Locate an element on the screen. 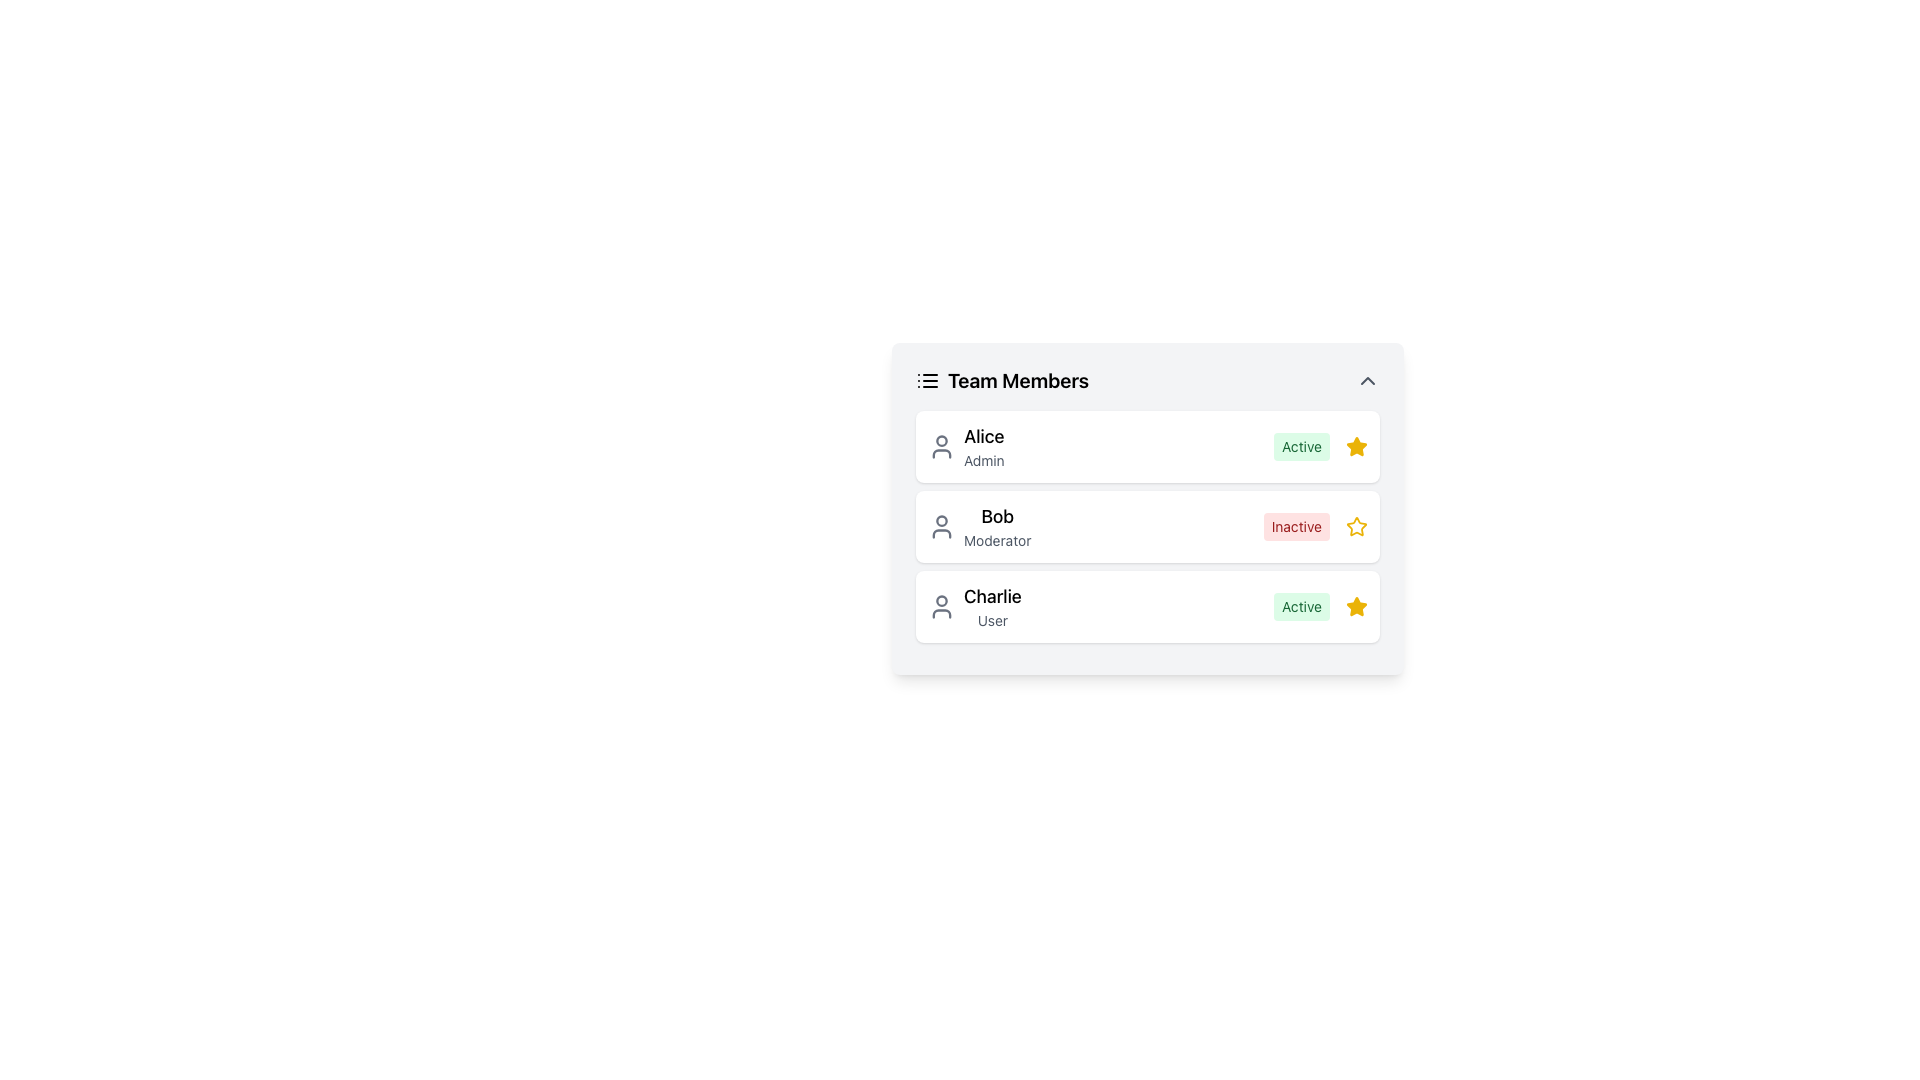 Image resolution: width=1920 pixels, height=1080 pixels. the star-shaped favorite indicator button located at the end of the row for user 'Bob' in the 'Team Members' list is located at coordinates (1356, 524).